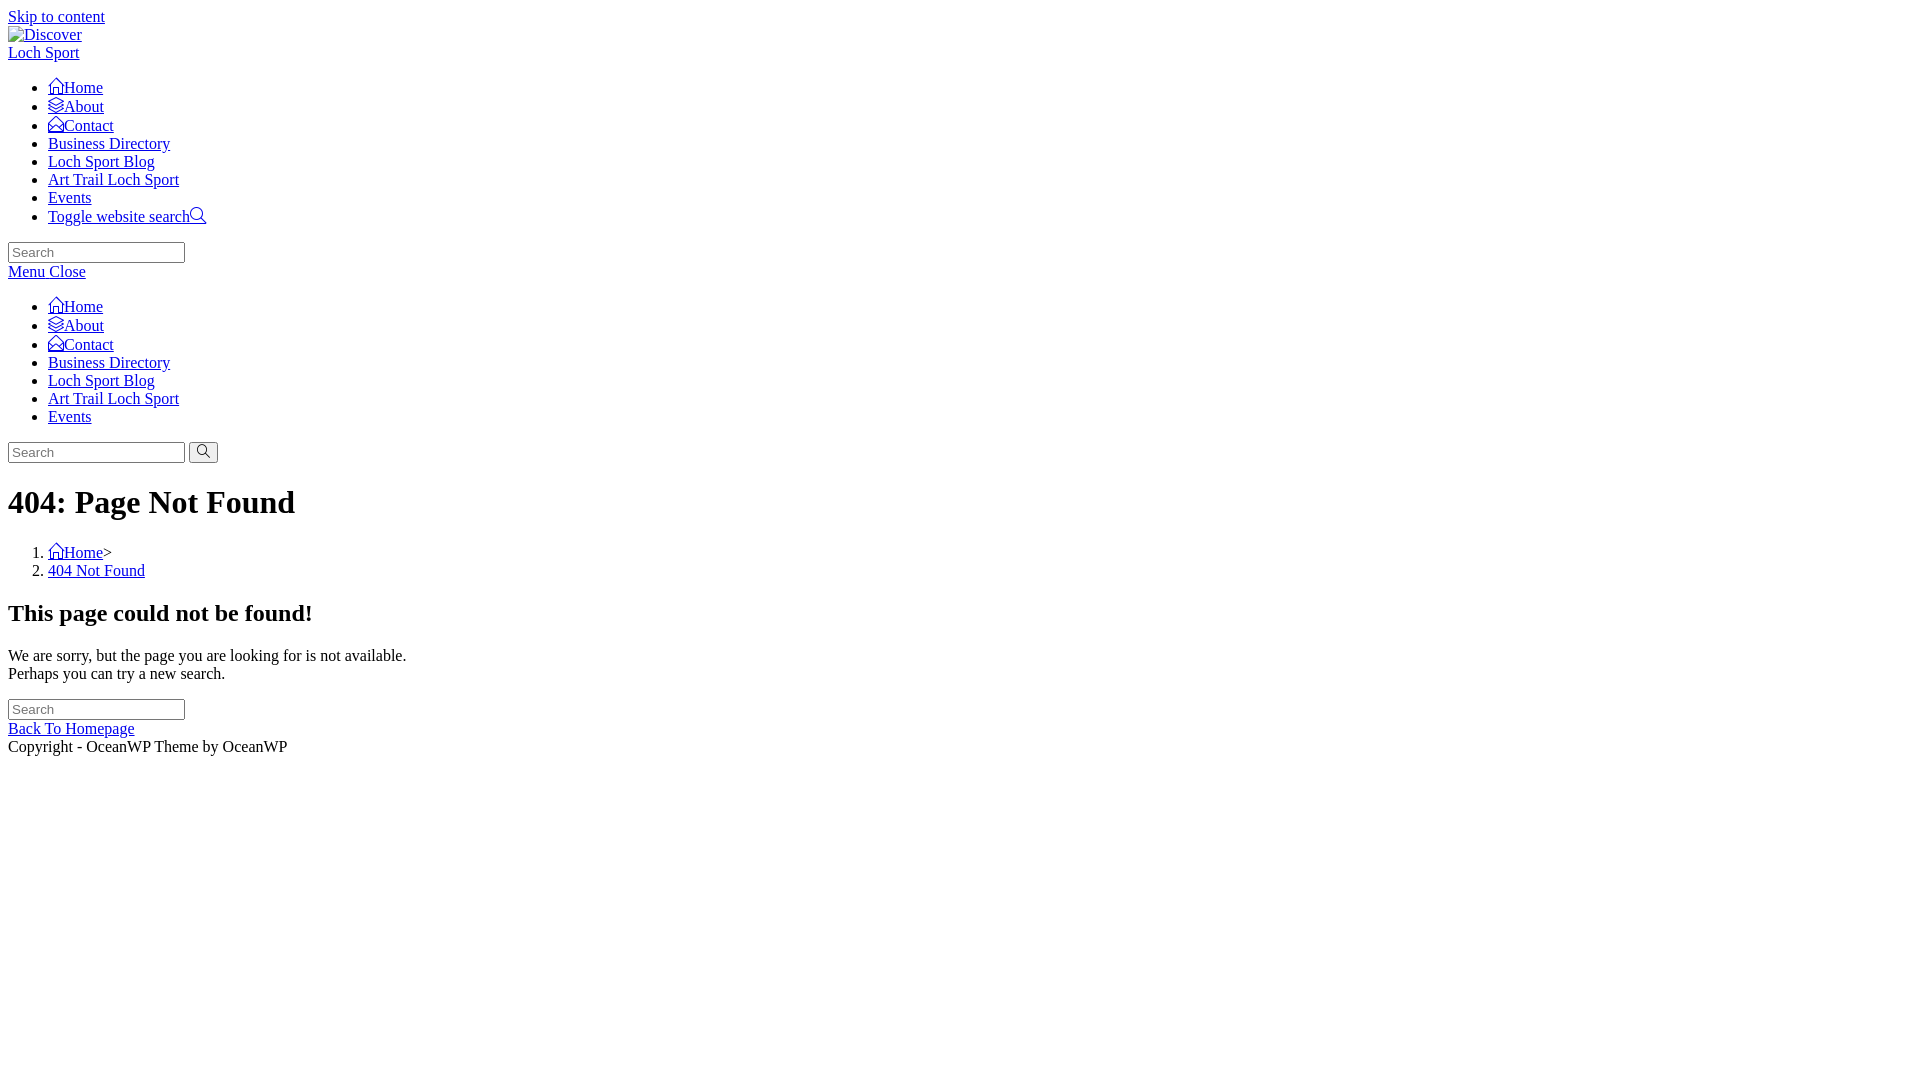  I want to click on 'Toggle website search', so click(125, 216).